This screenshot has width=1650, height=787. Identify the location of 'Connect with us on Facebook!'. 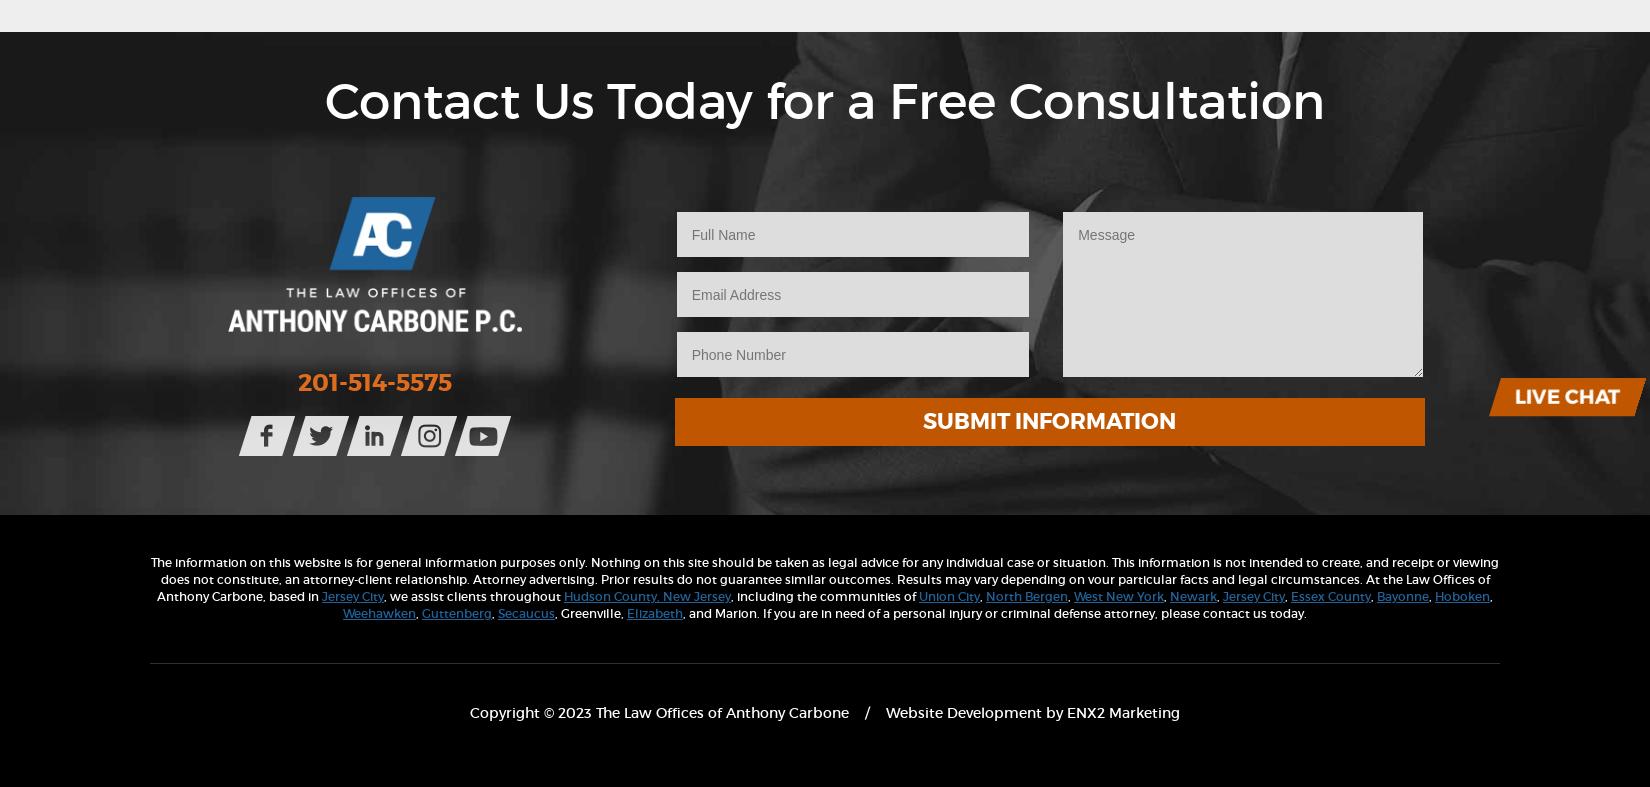
(399, 424).